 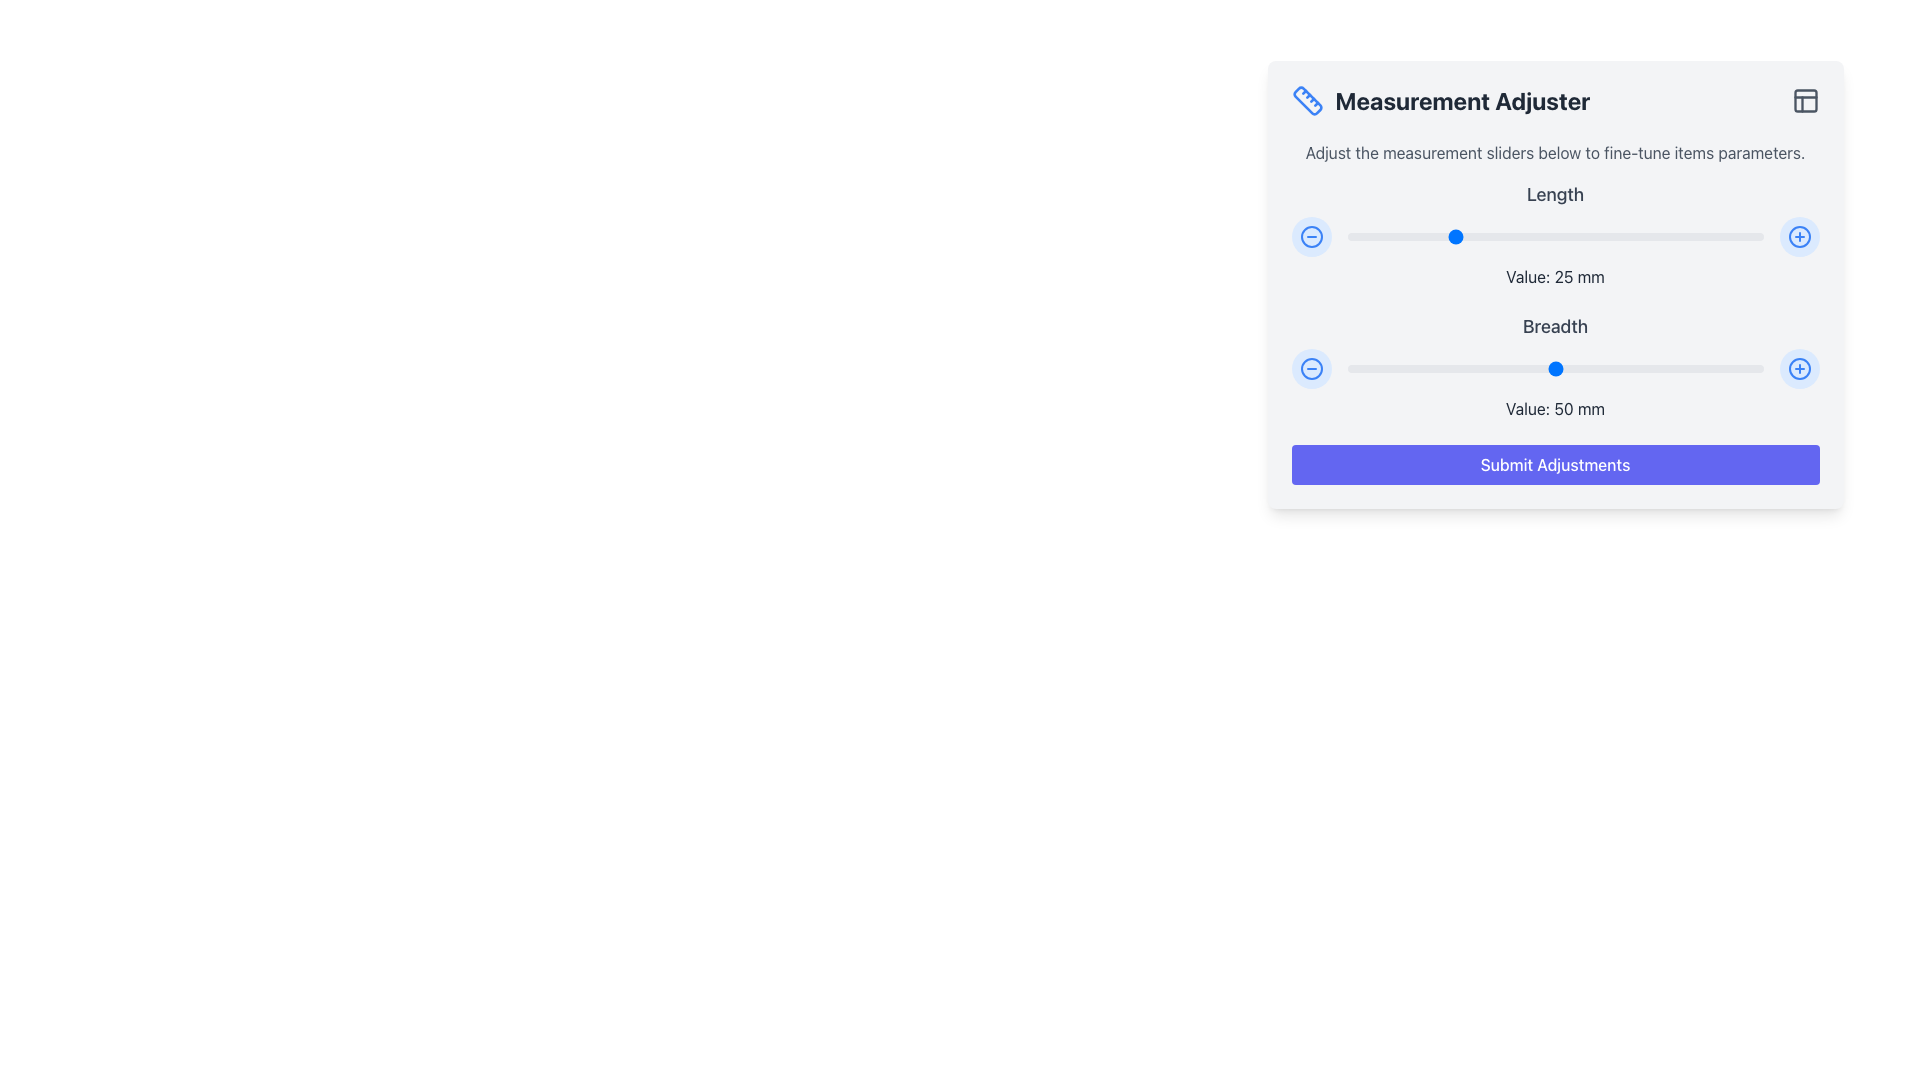 I want to click on the 'Submit Adjustments' button, which is a rectangular button with rounded corners and a blue background located at the bottom of the 'Measurement Adjuster' panel, so click(x=1554, y=465).